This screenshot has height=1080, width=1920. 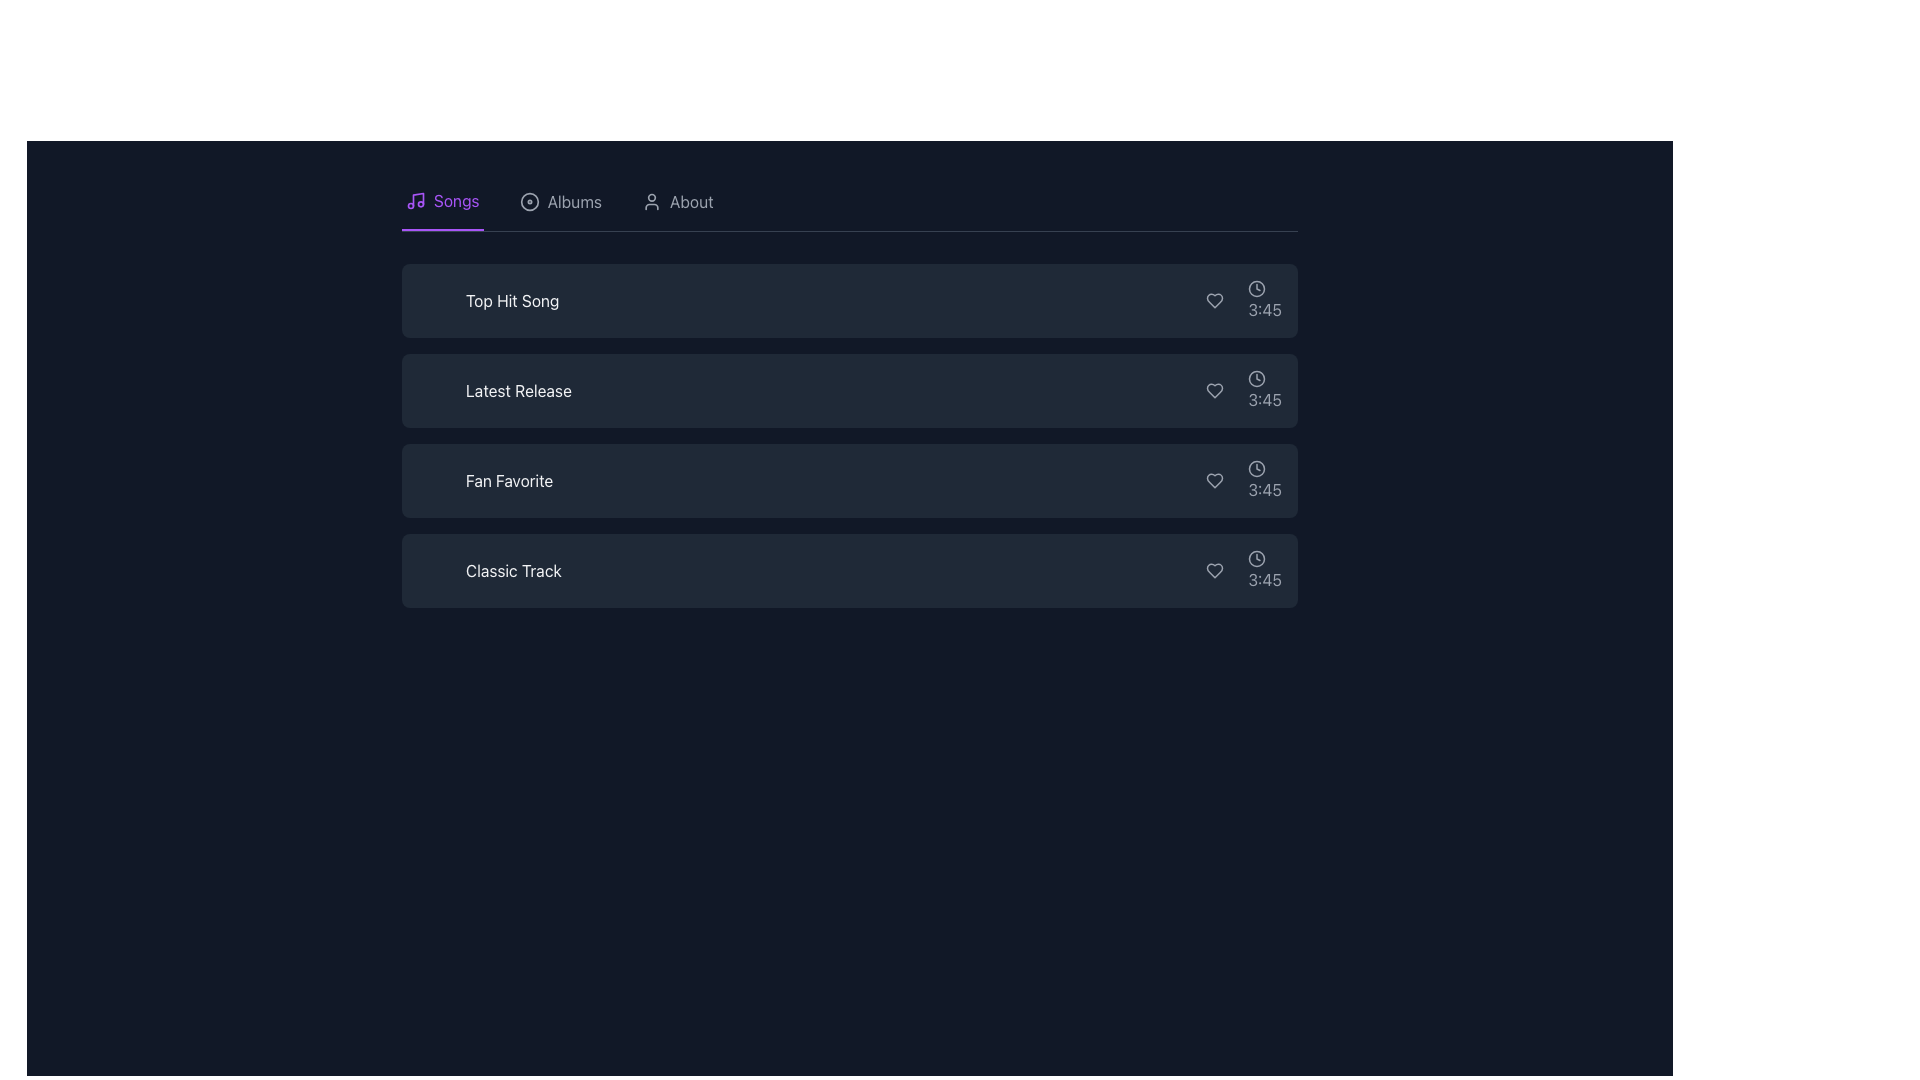 What do you see at coordinates (560, 201) in the screenshot?
I see `the second button from the left in the navigation bar` at bounding box center [560, 201].